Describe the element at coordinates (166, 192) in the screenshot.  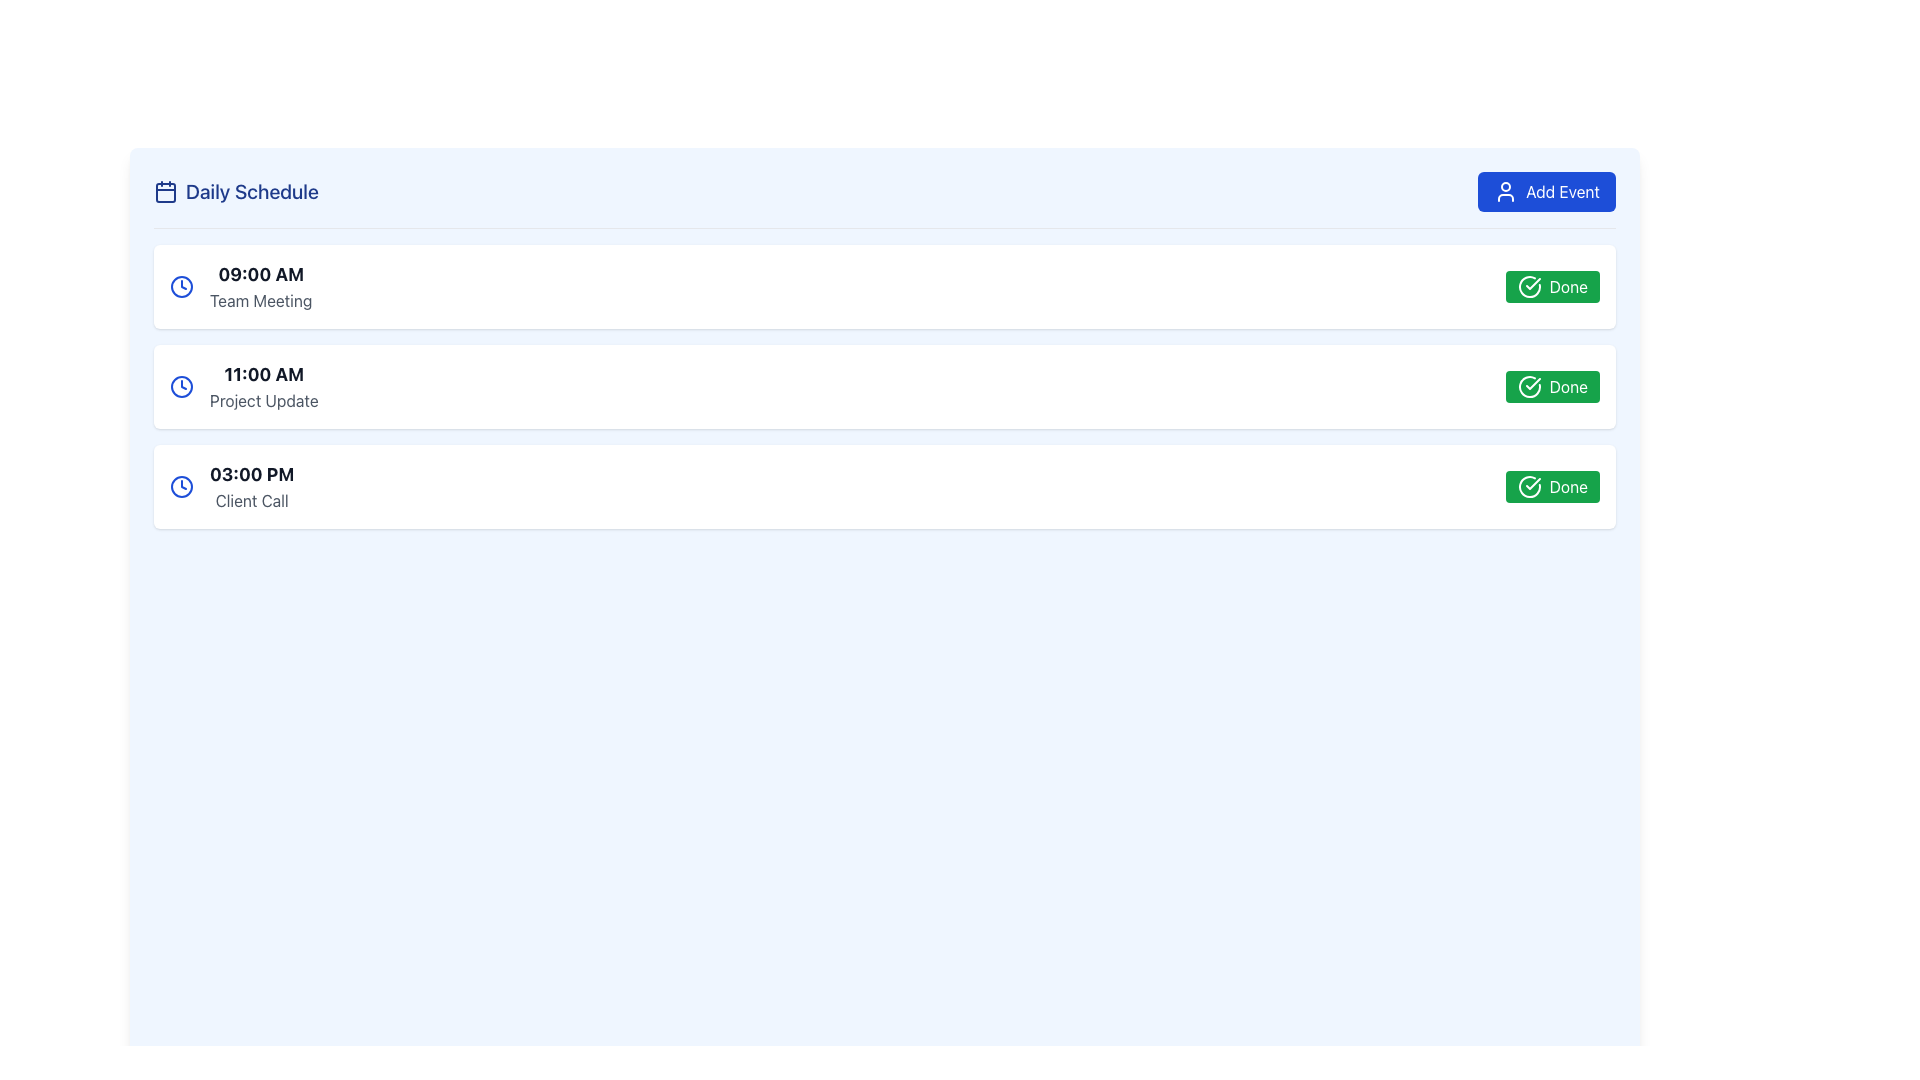
I see `calendar grid icon with rounded corners located to the left of the 'Daily Schedule' text for accessibility purposes` at that location.